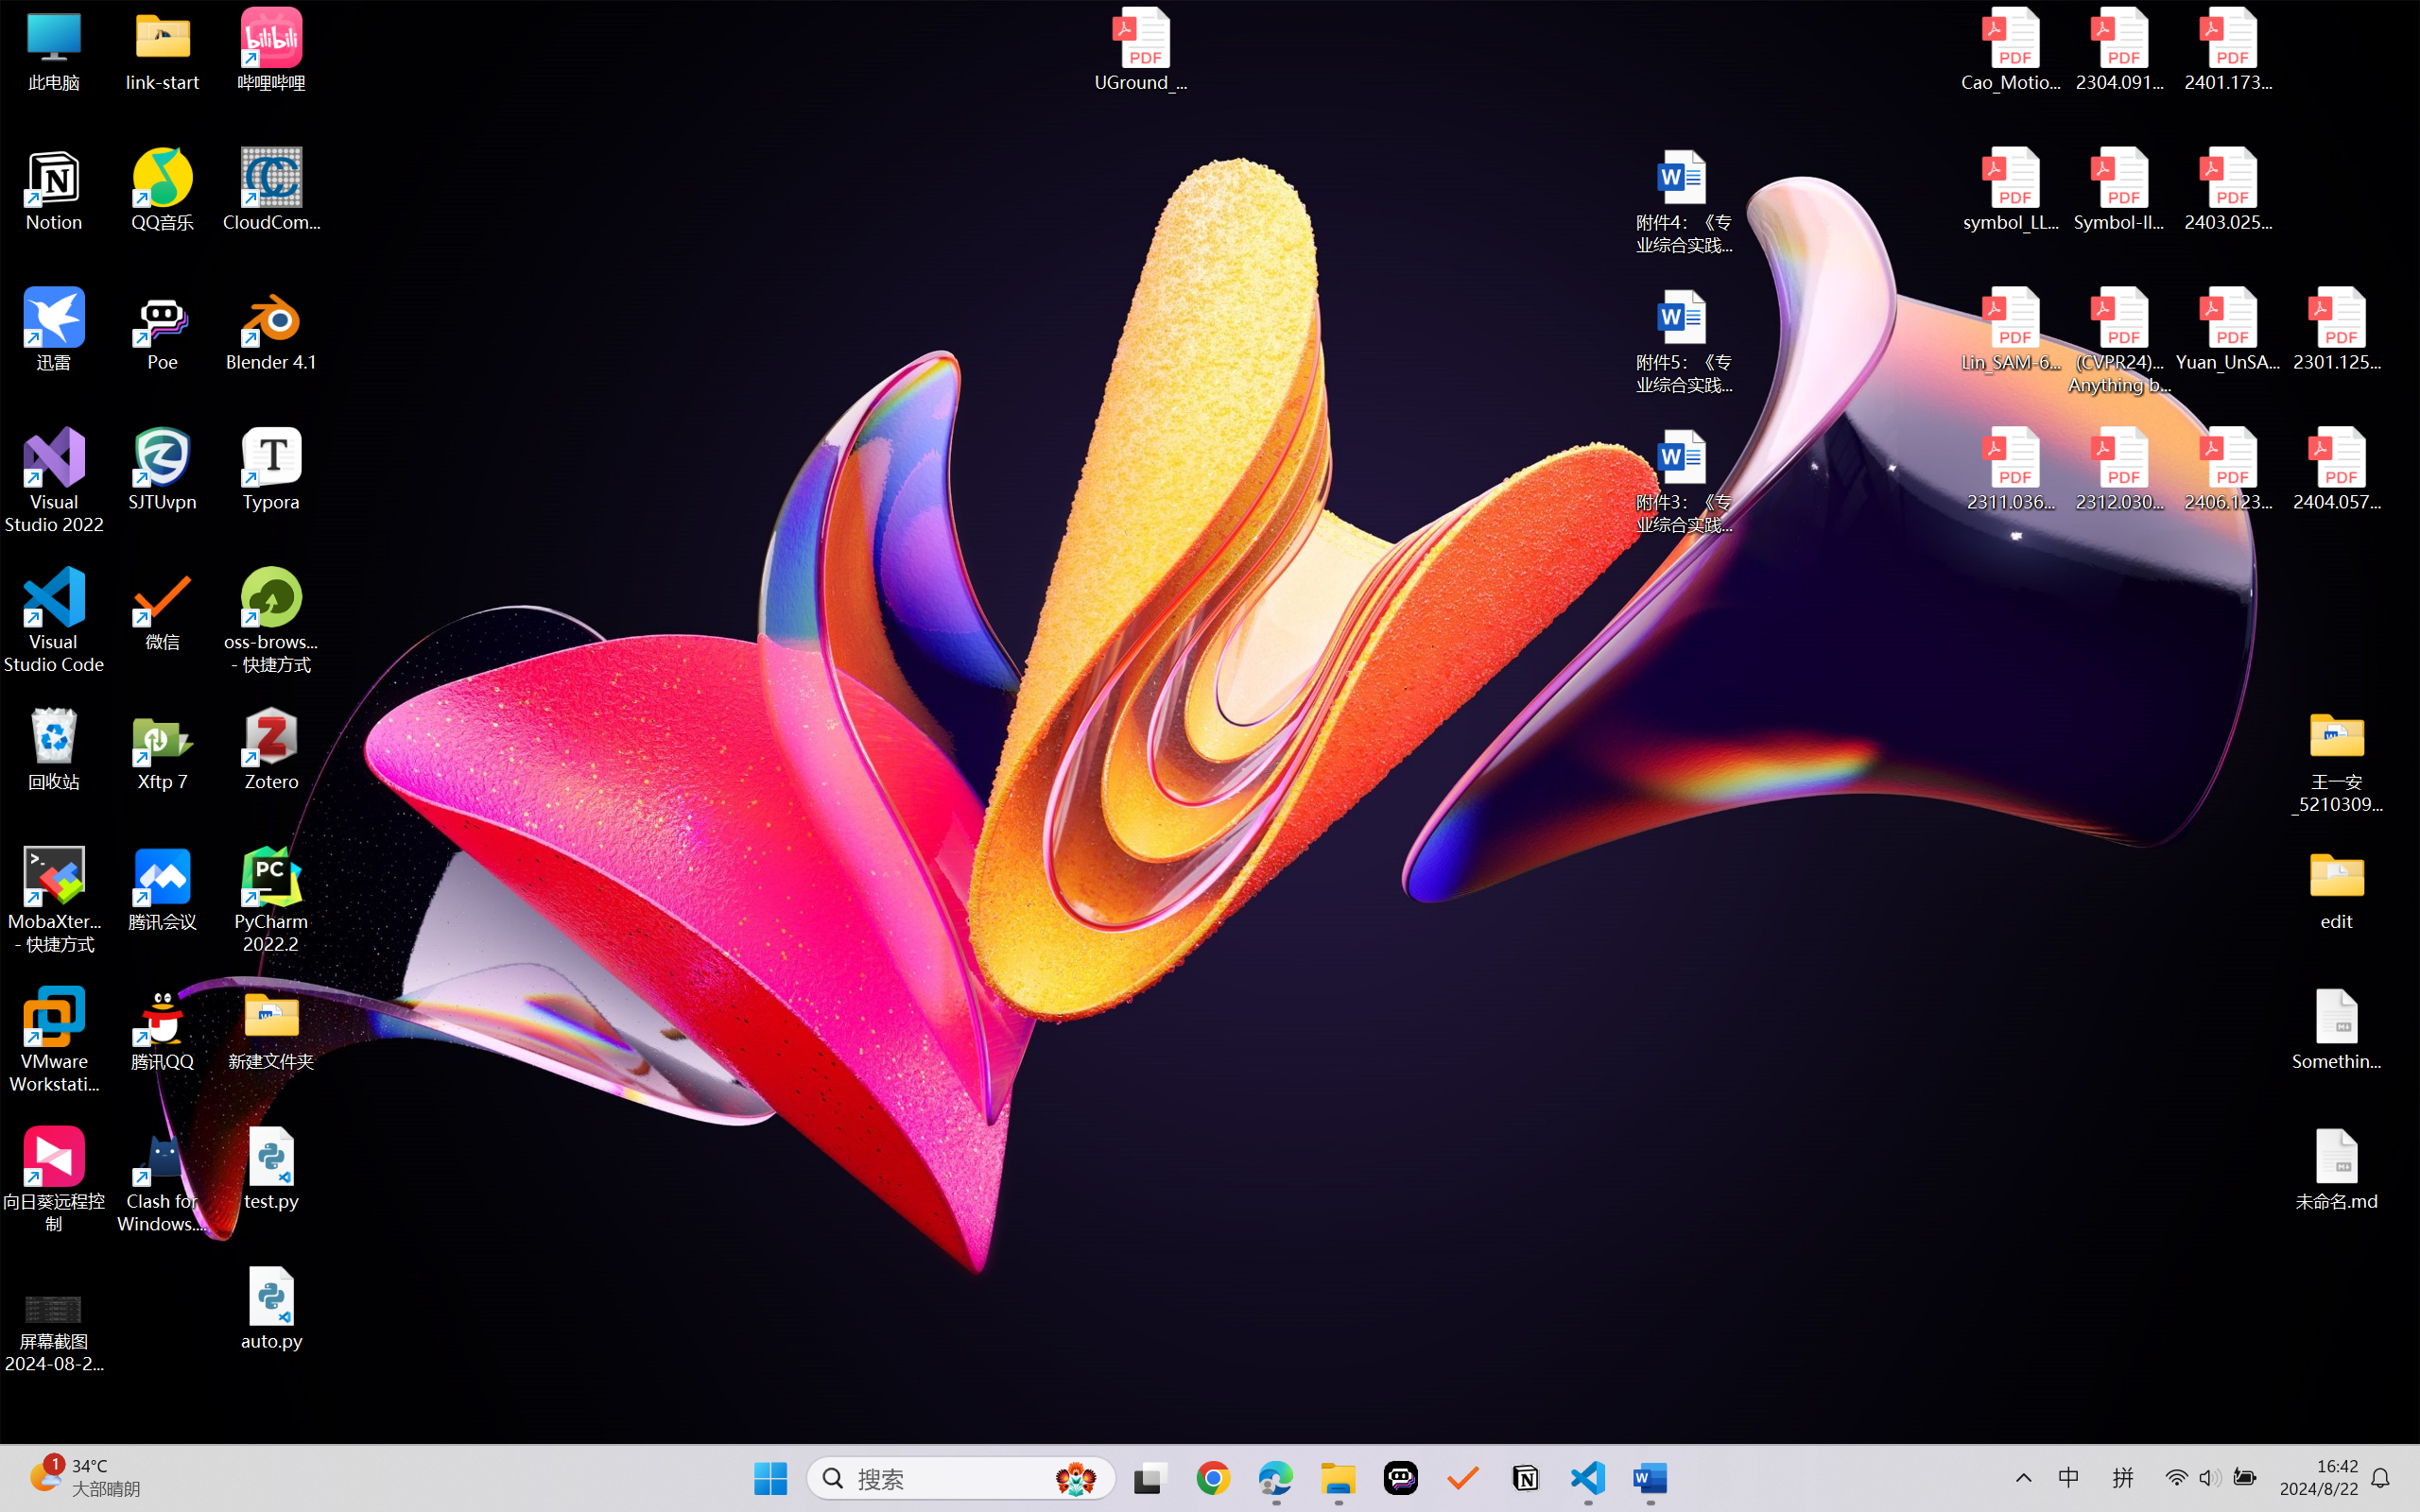  What do you see at coordinates (2011, 469) in the screenshot?
I see `'2311.03658v2.pdf'` at bounding box center [2011, 469].